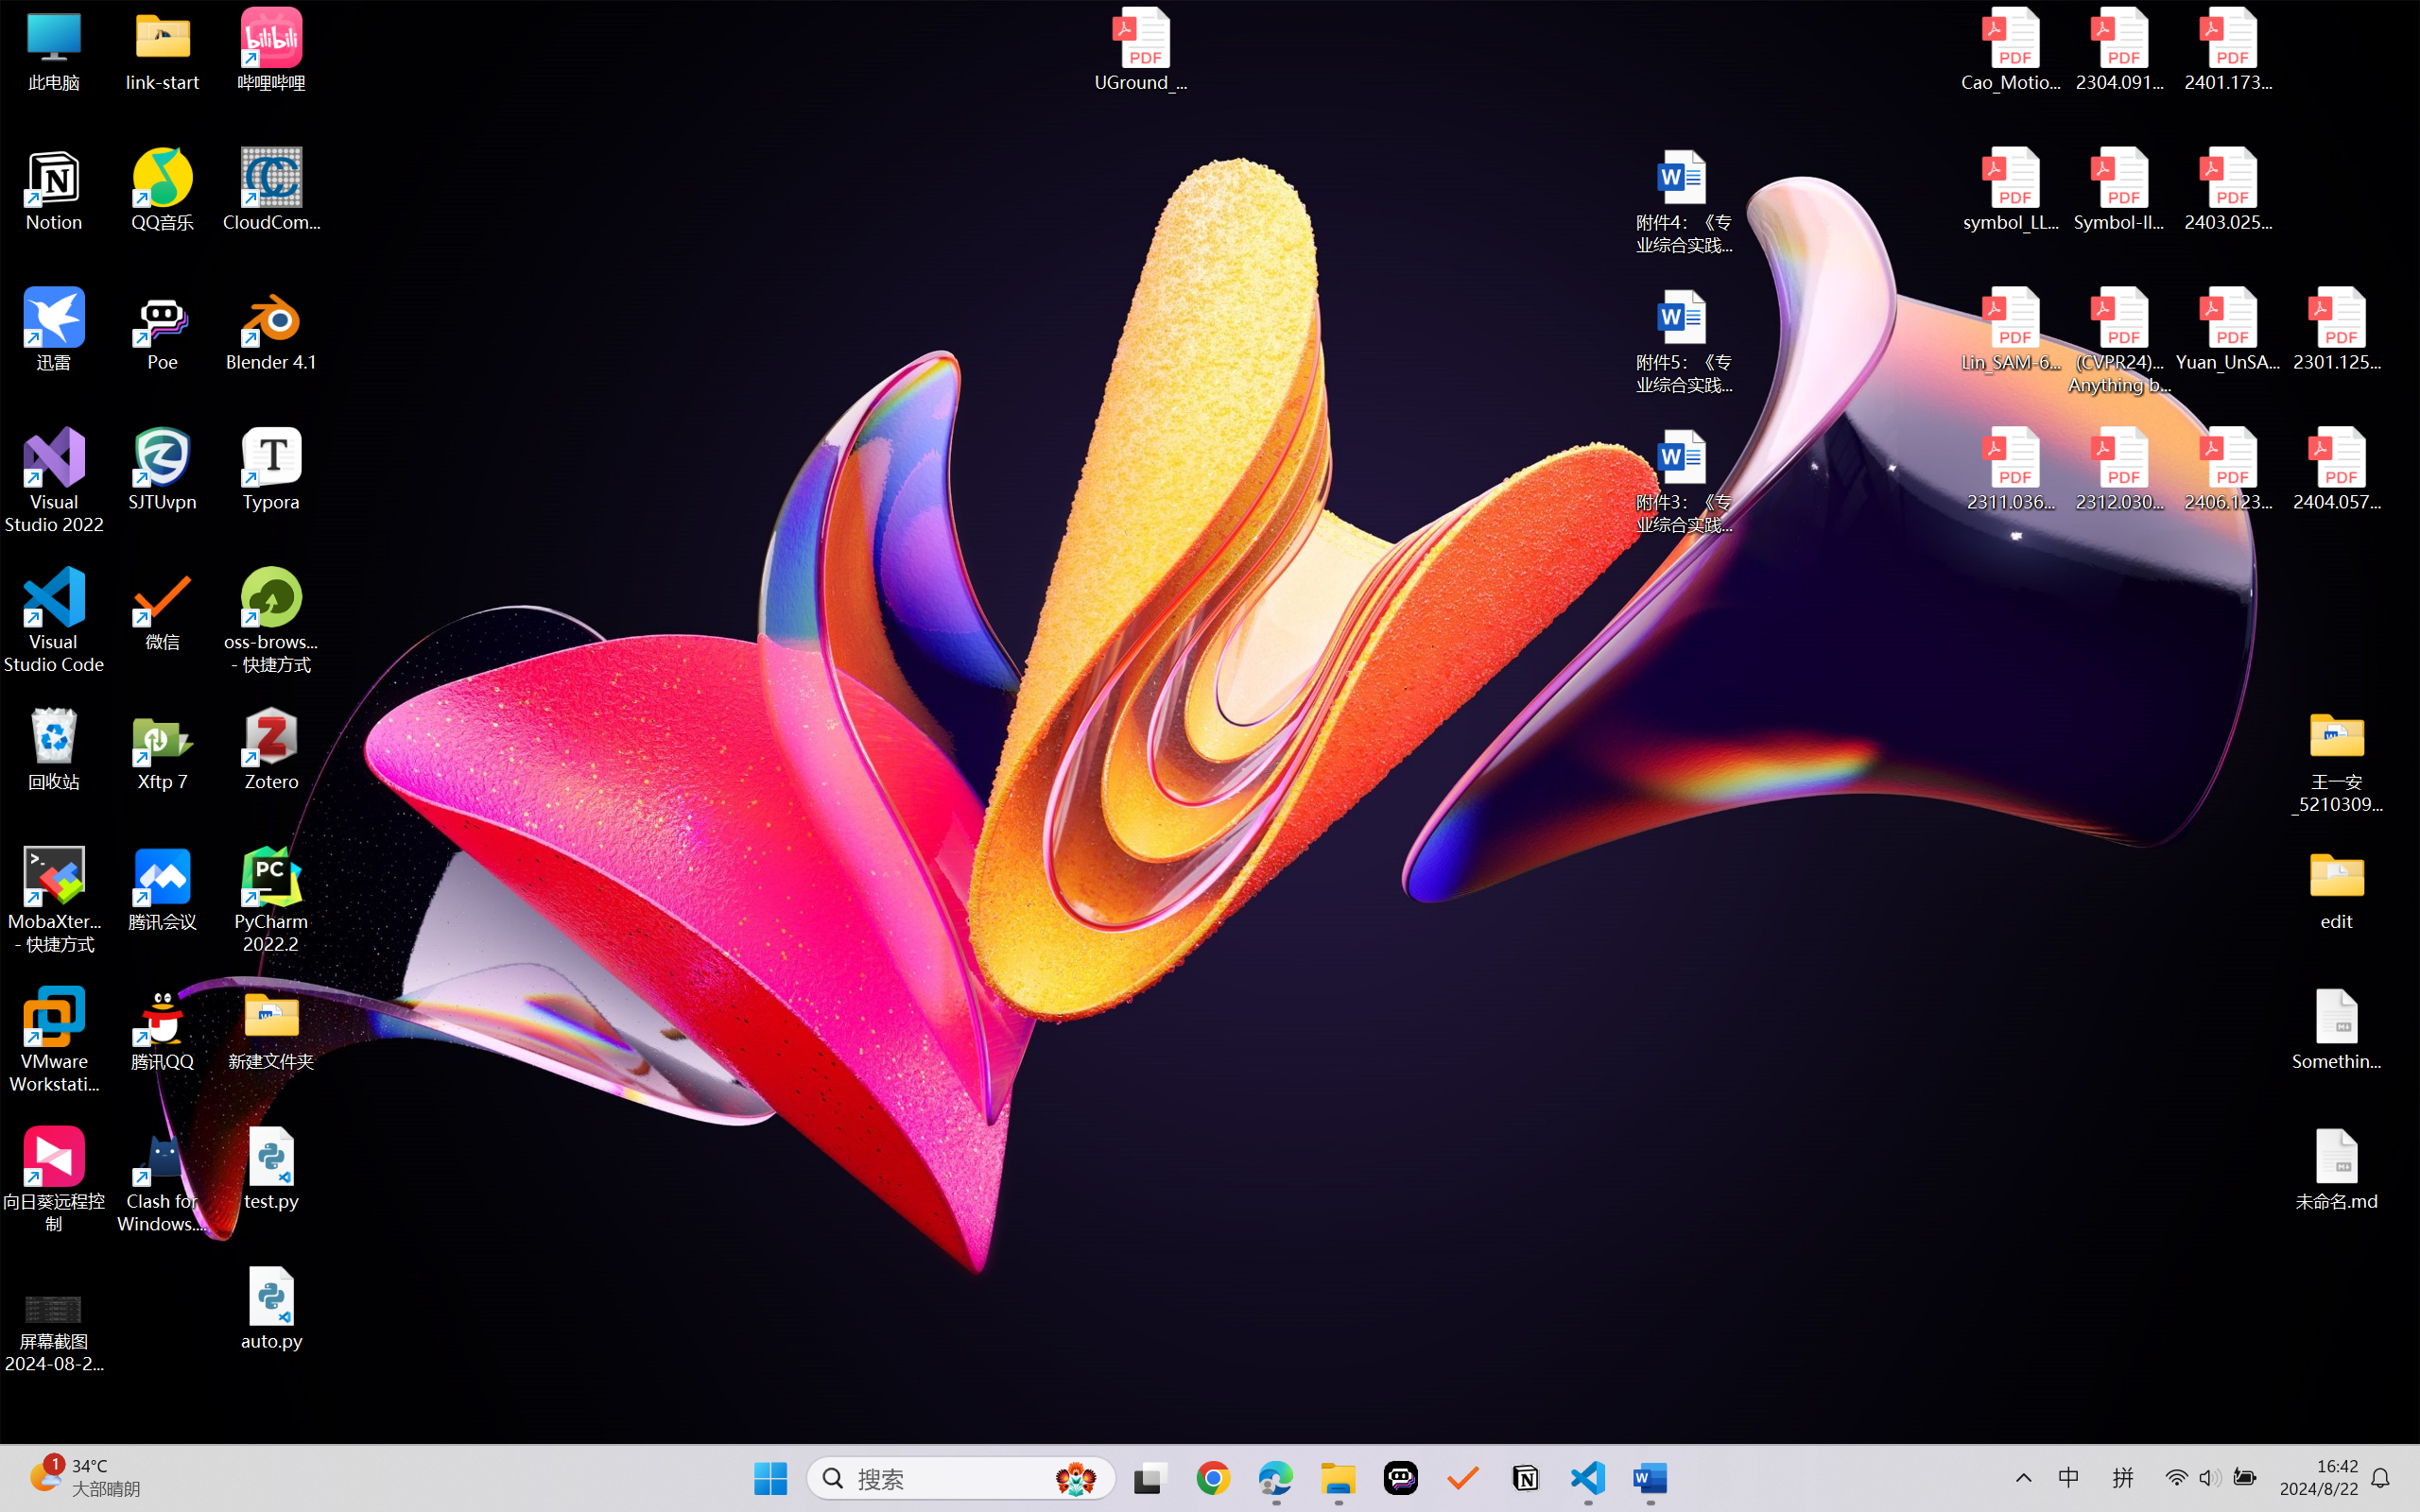  What do you see at coordinates (2011, 469) in the screenshot?
I see `'2311.03658v2.pdf'` at bounding box center [2011, 469].